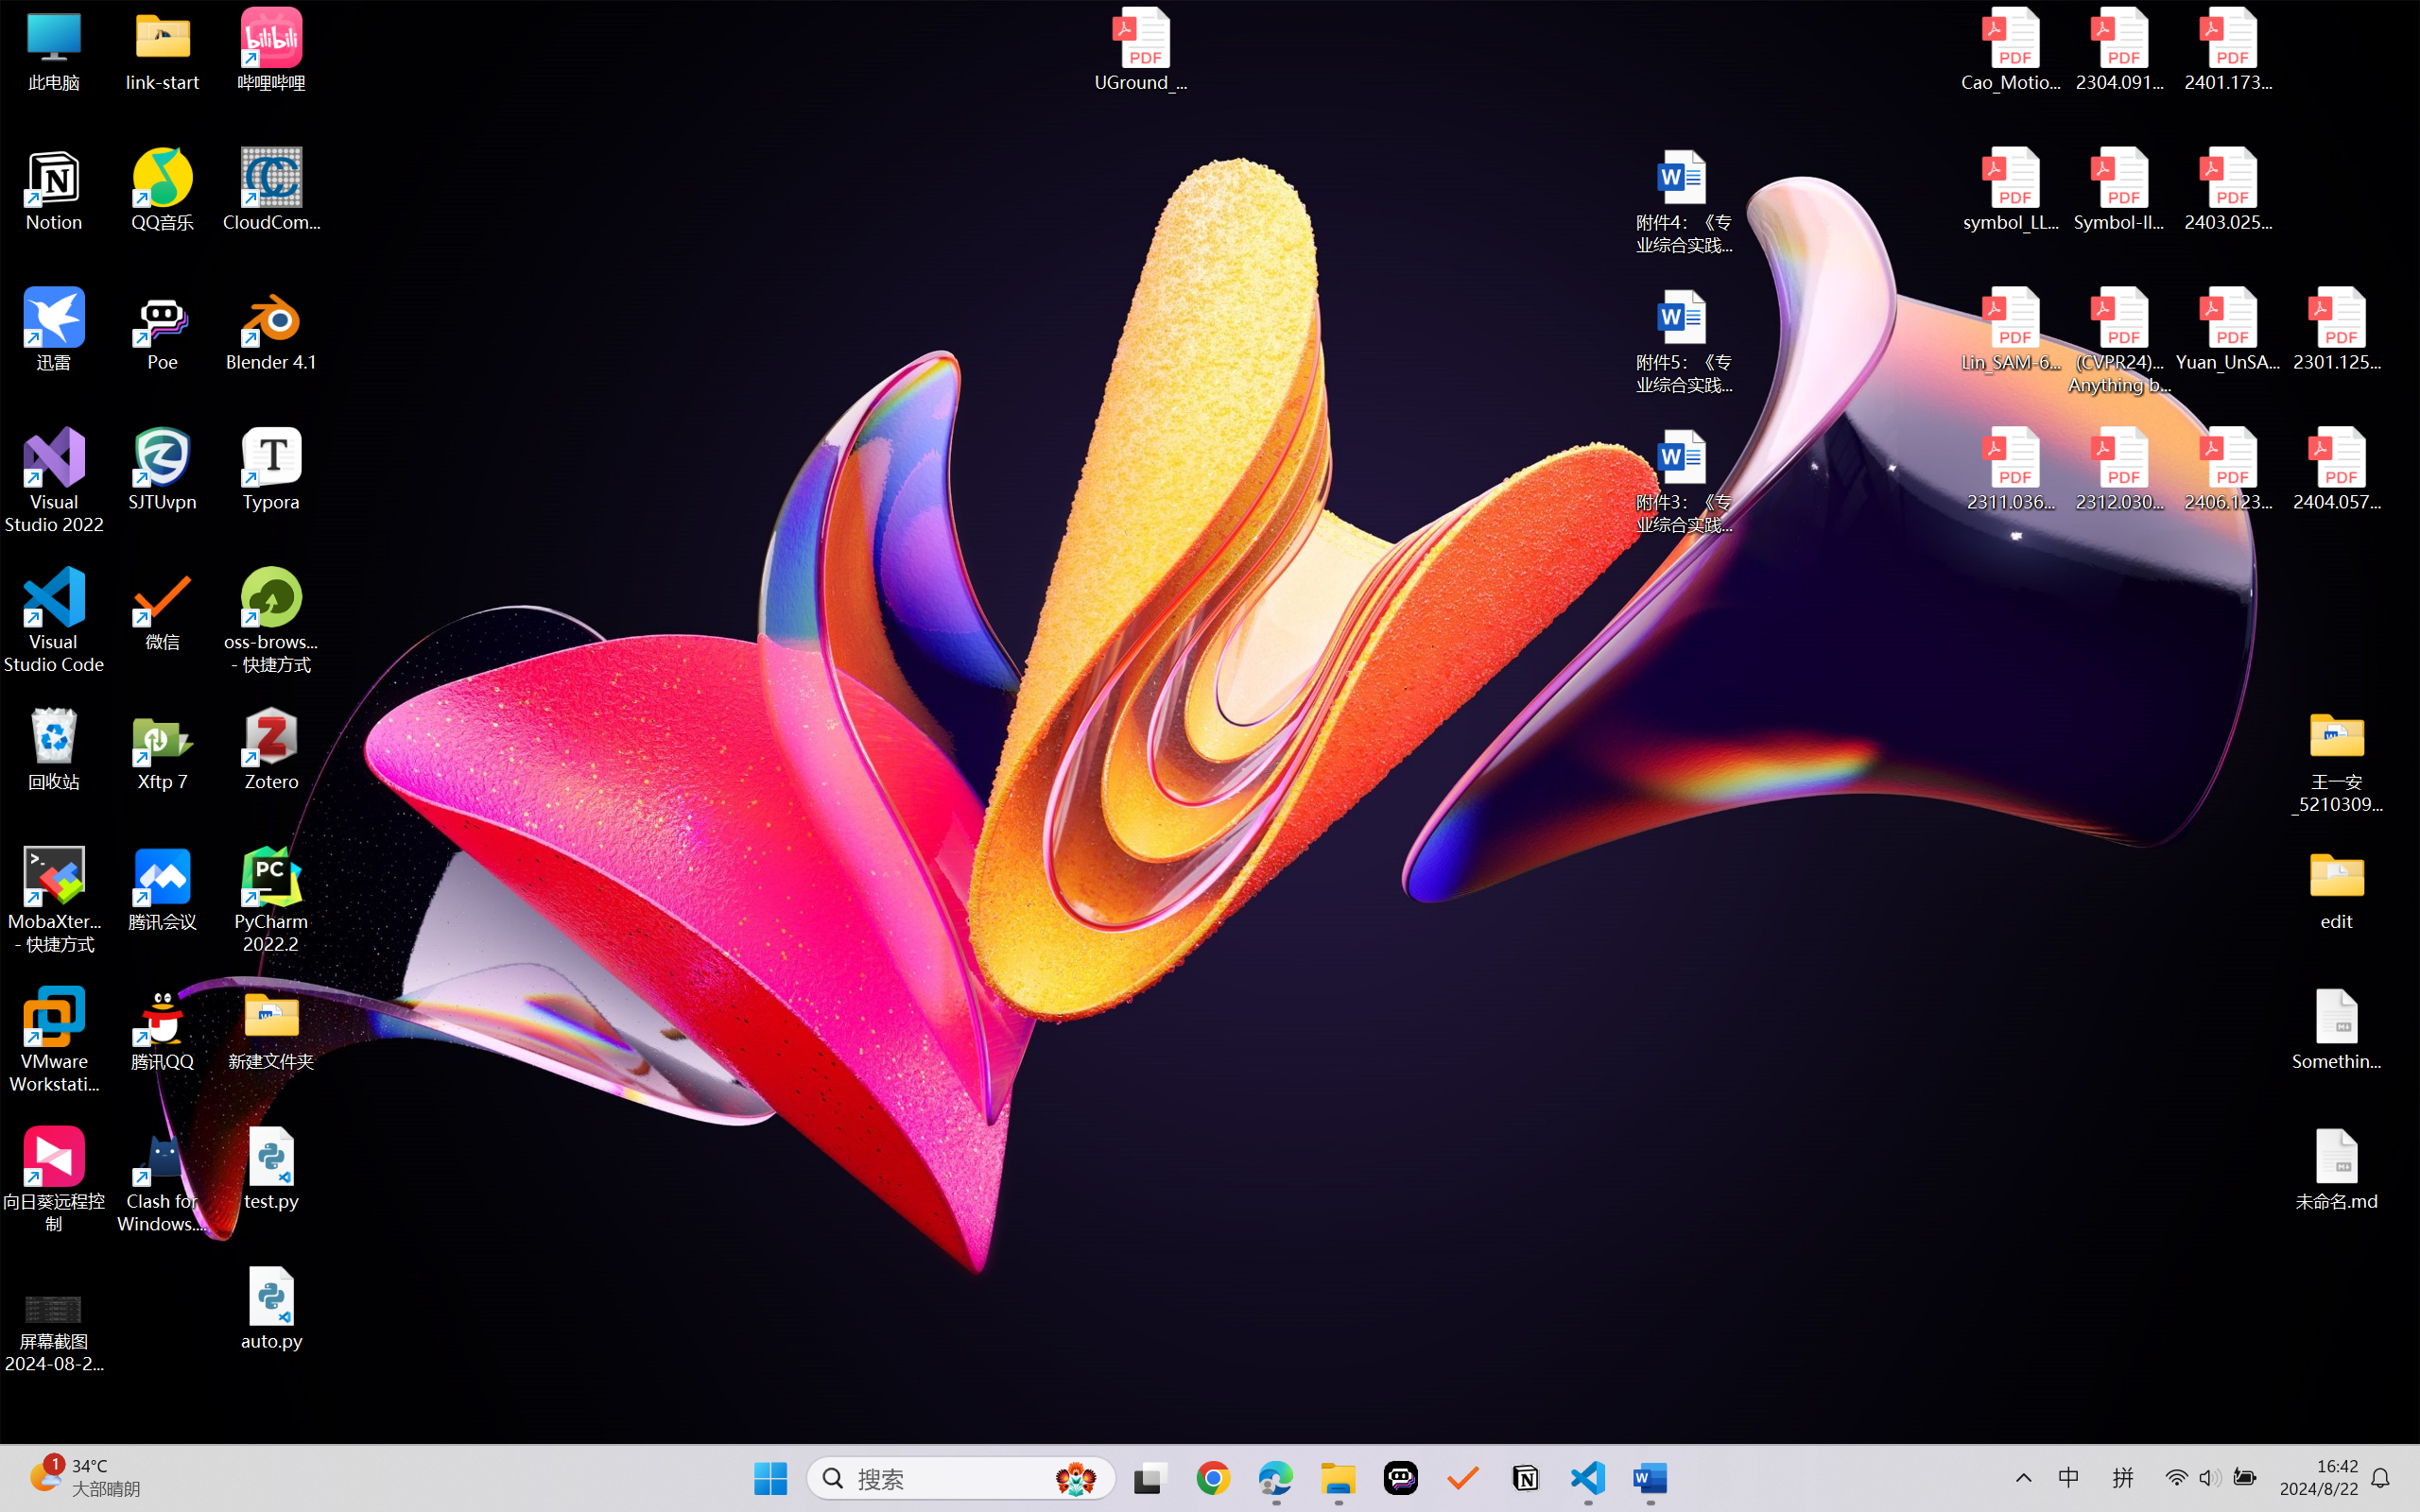  What do you see at coordinates (2011, 469) in the screenshot?
I see `'2311.03658v2.pdf'` at bounding box center [2011, 469].